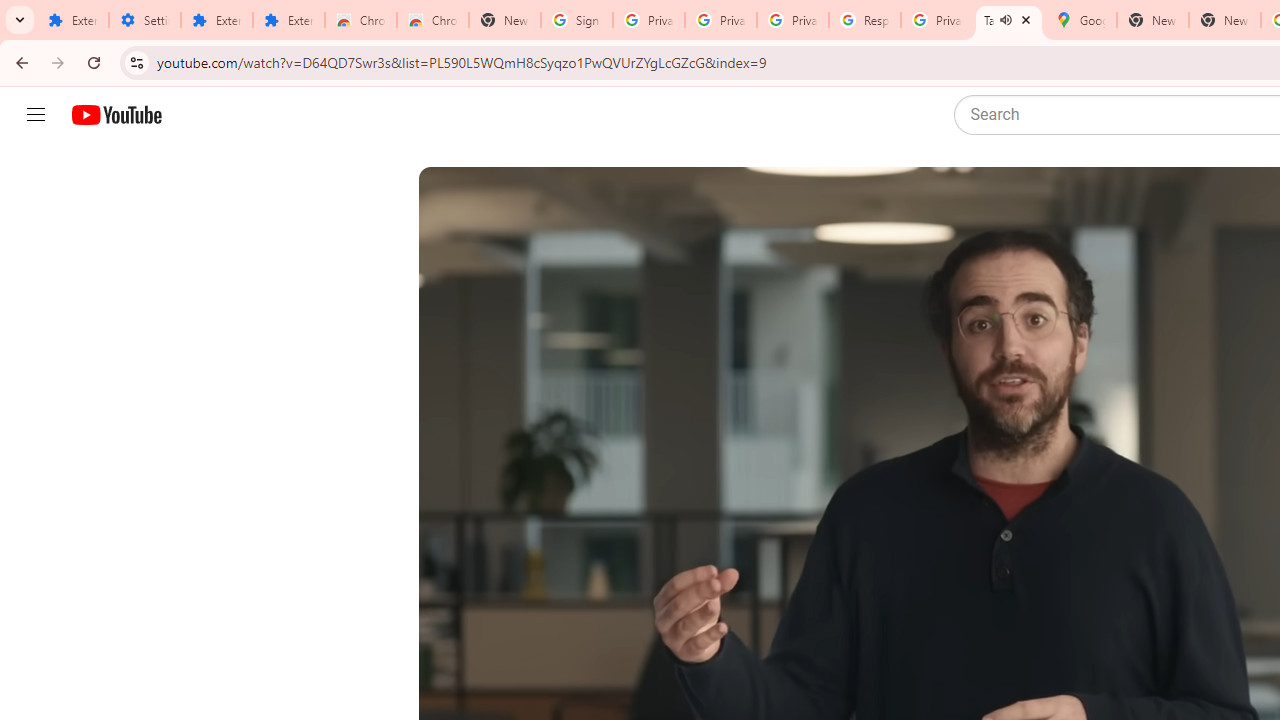 The width and height of the screenshot is (1280, 720). I want to click on 'Extensions', so click(288, 20).